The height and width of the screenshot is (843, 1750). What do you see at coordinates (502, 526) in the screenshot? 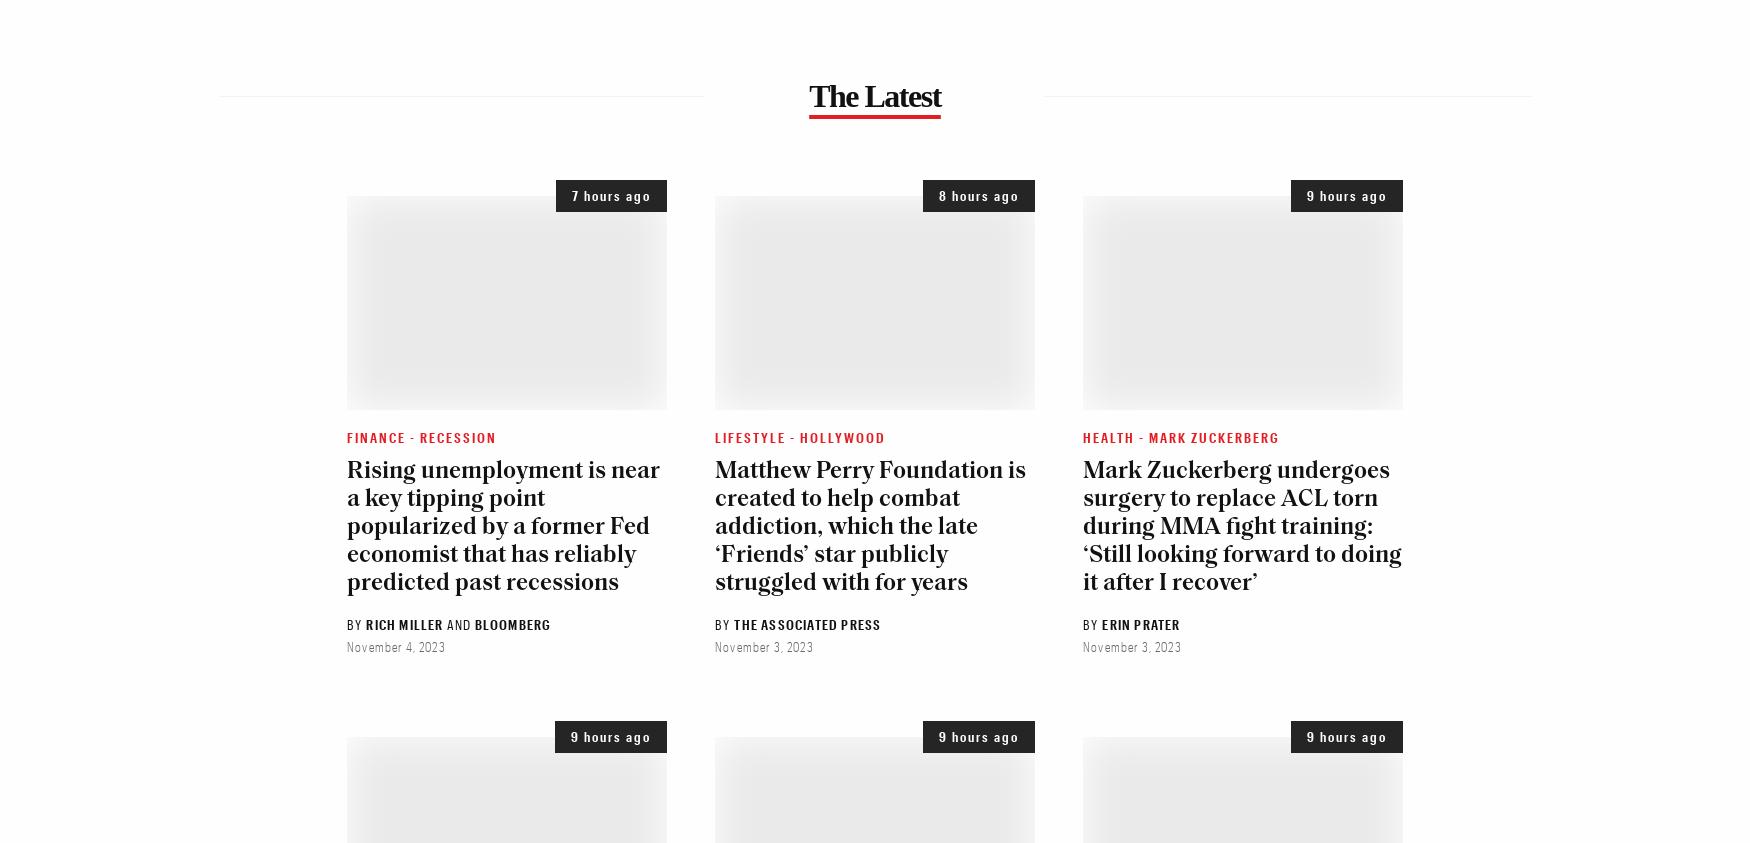
I see `'Rising unemployment is near a key tipping point popularized by a former Fed economist that has reliably predicted past recessions'` at bounding box center [502, 526].